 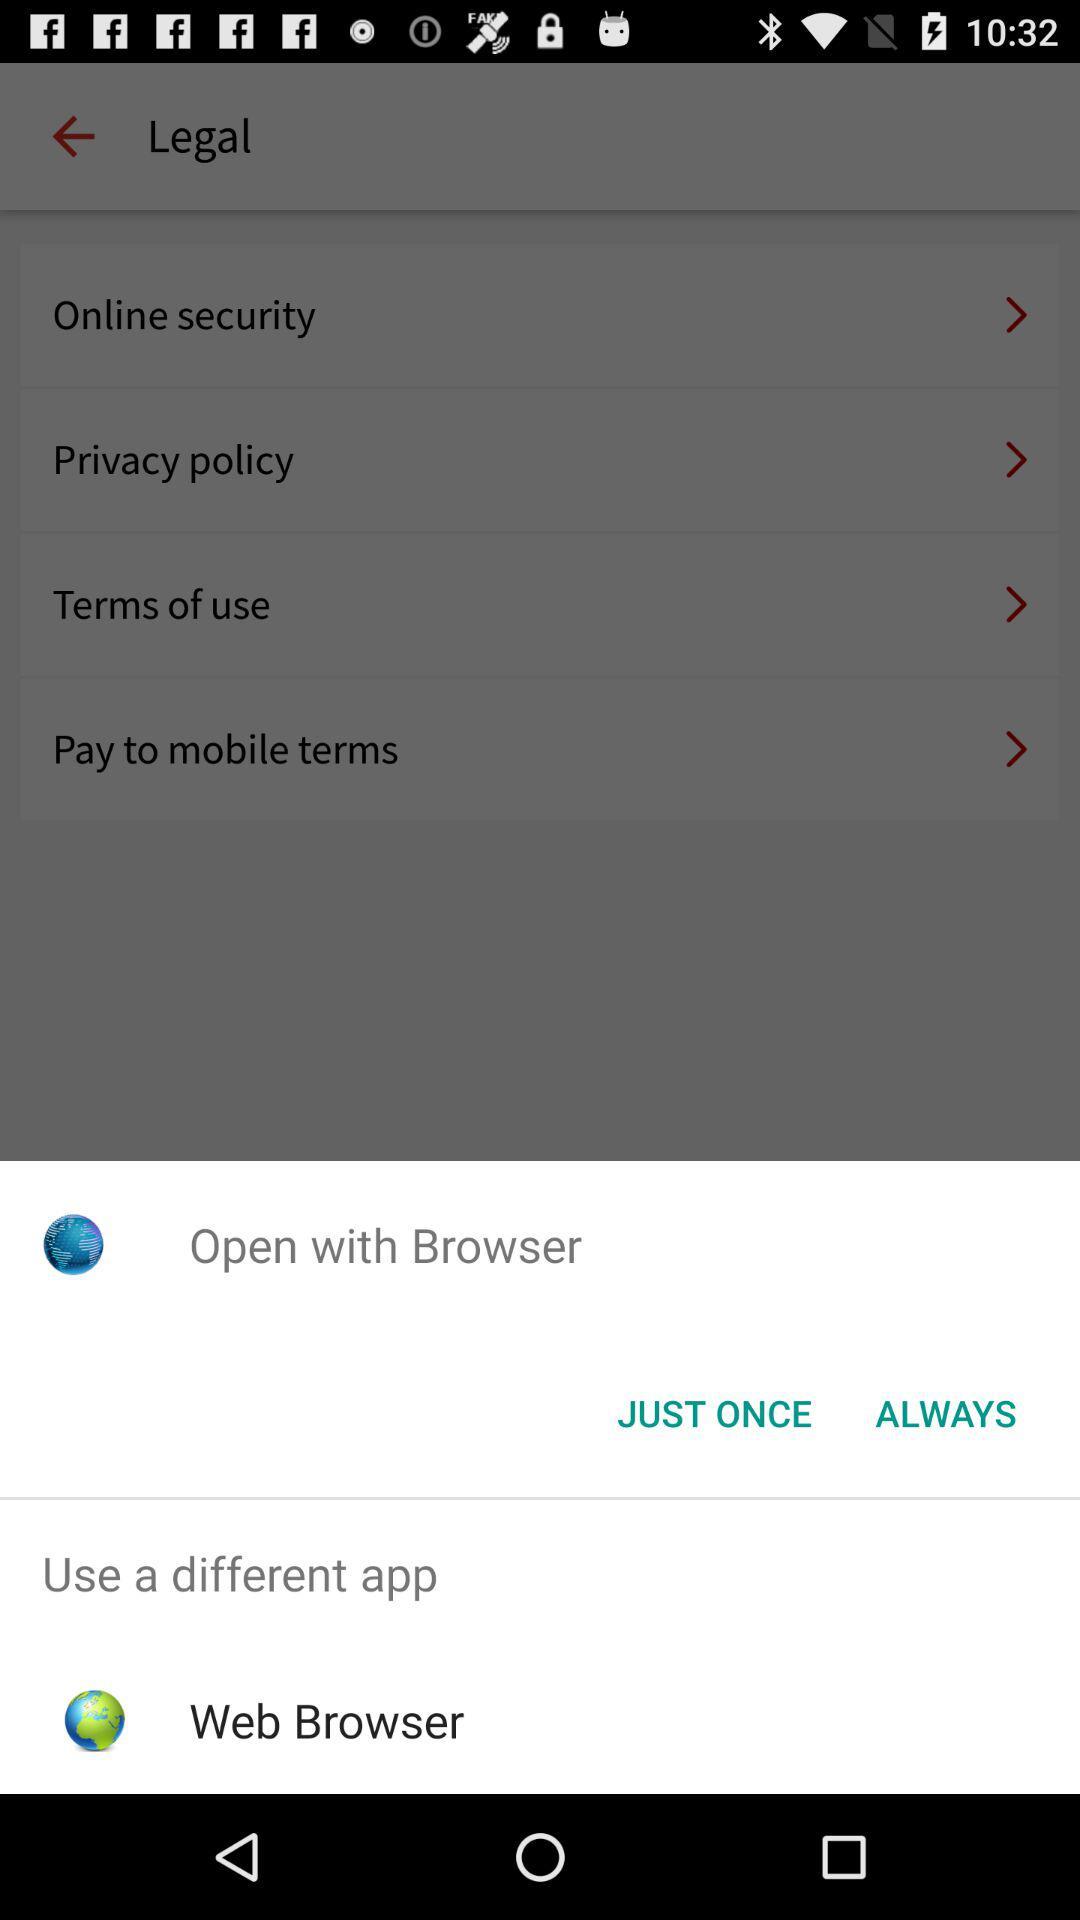 What do you see at coordinates (945, 1411) in the screenshot?
I see `the icon at the bottom right corner` at bounding box center [945, 1411].